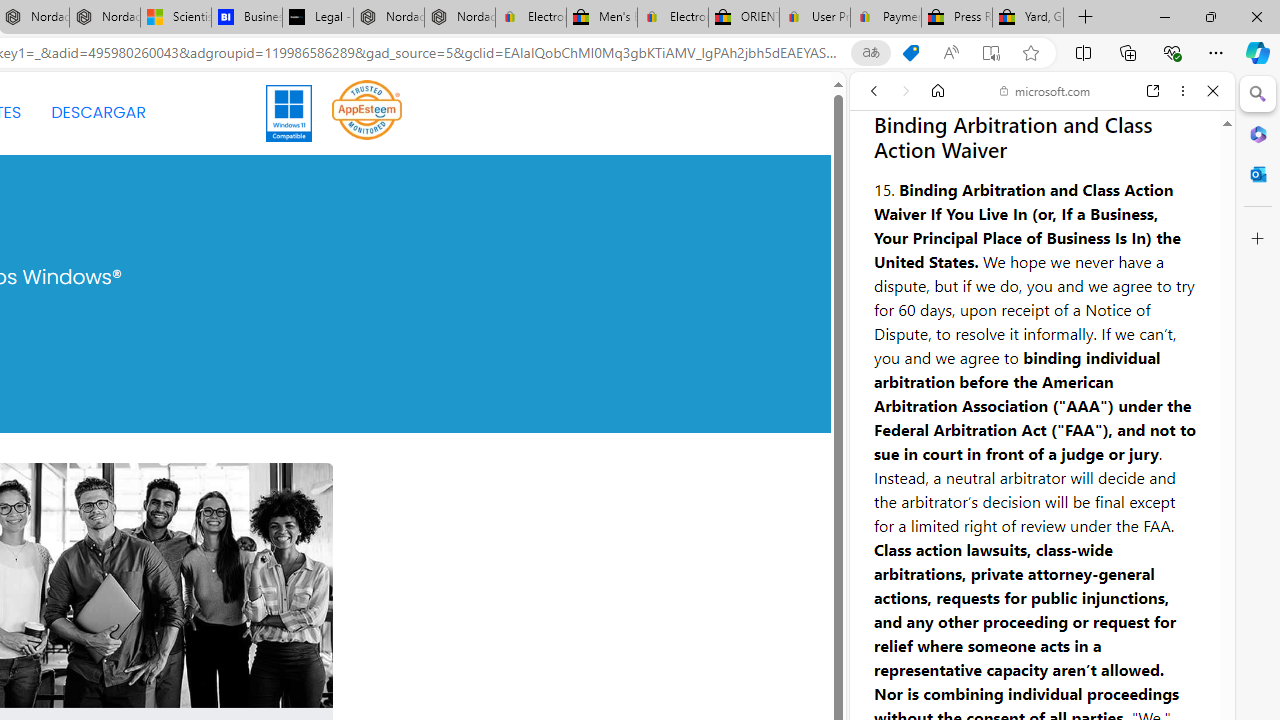 This screenshot has height=720, width=1280. Describe the element at coordinates (97, 113) in the screenshot. I see `'DESCARGAR'` at that location.